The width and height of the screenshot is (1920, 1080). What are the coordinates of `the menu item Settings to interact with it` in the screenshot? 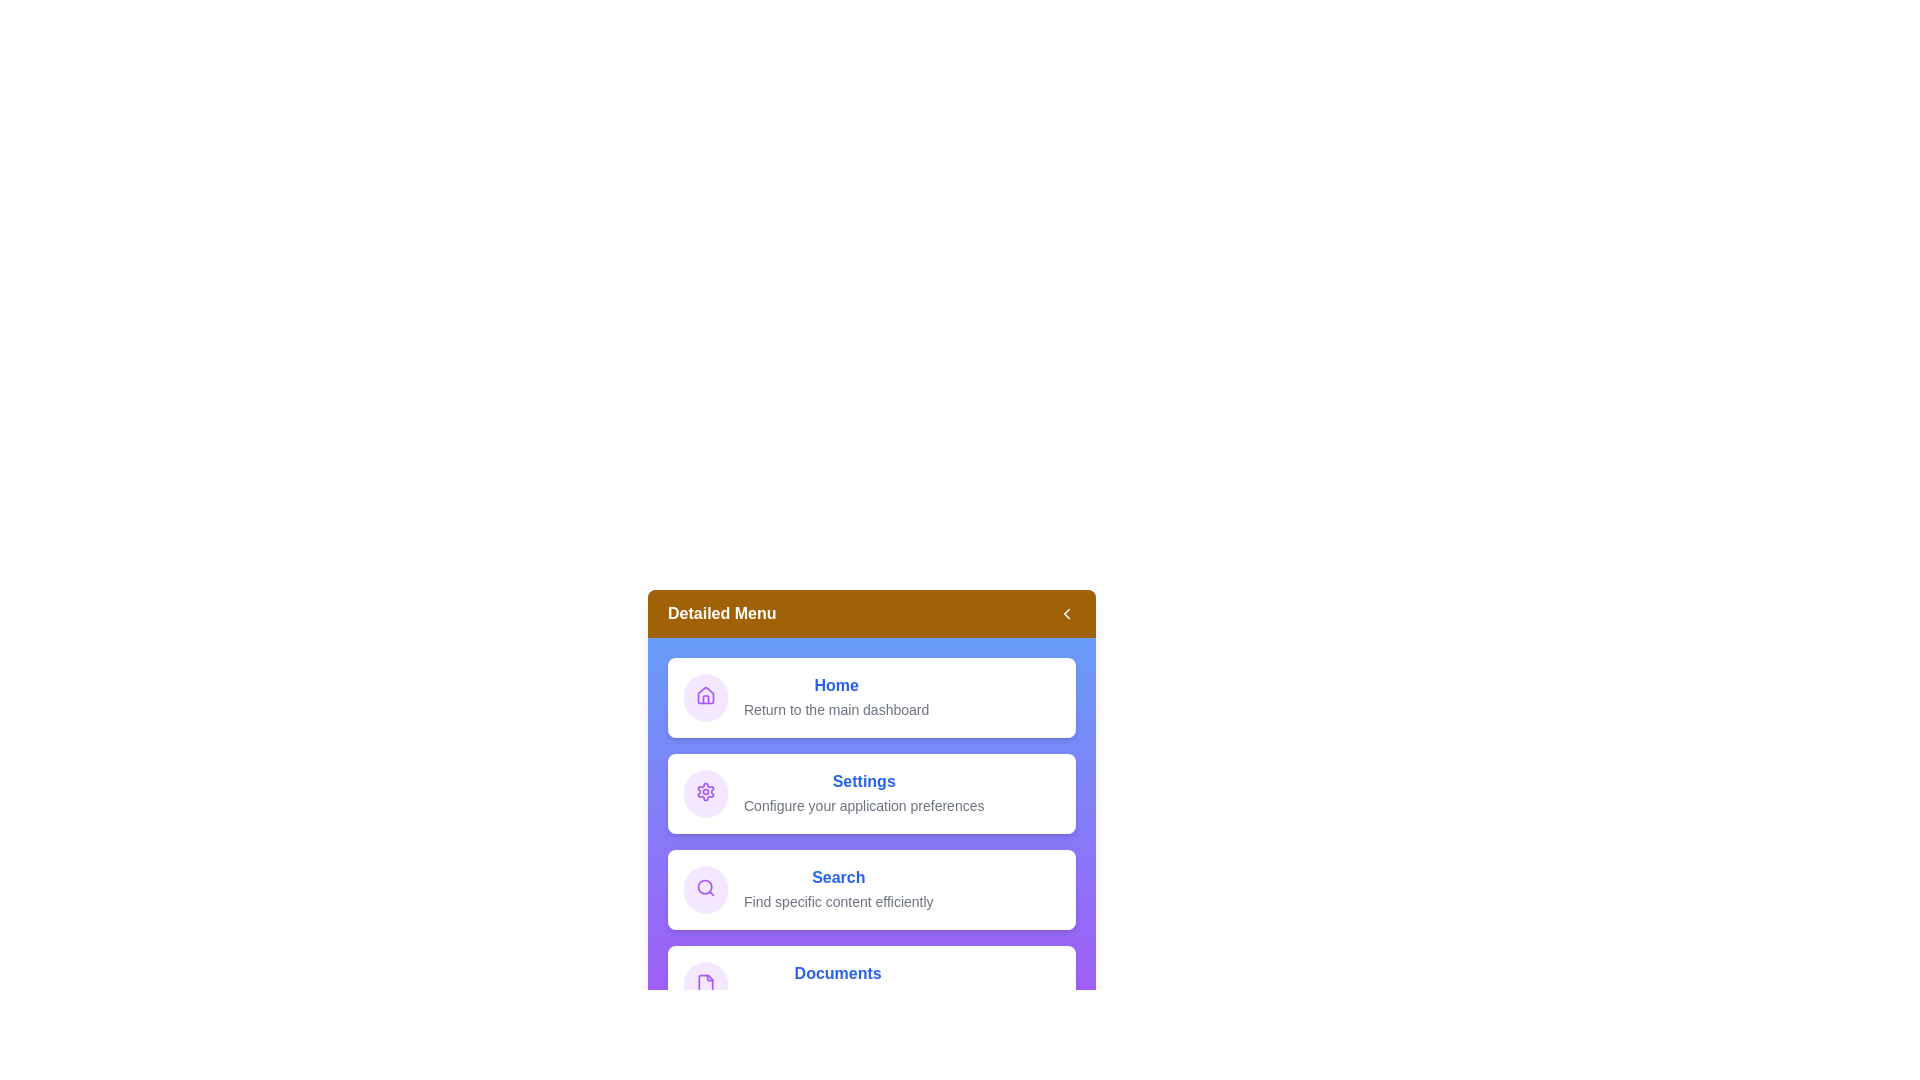 It's located at (872, 793).